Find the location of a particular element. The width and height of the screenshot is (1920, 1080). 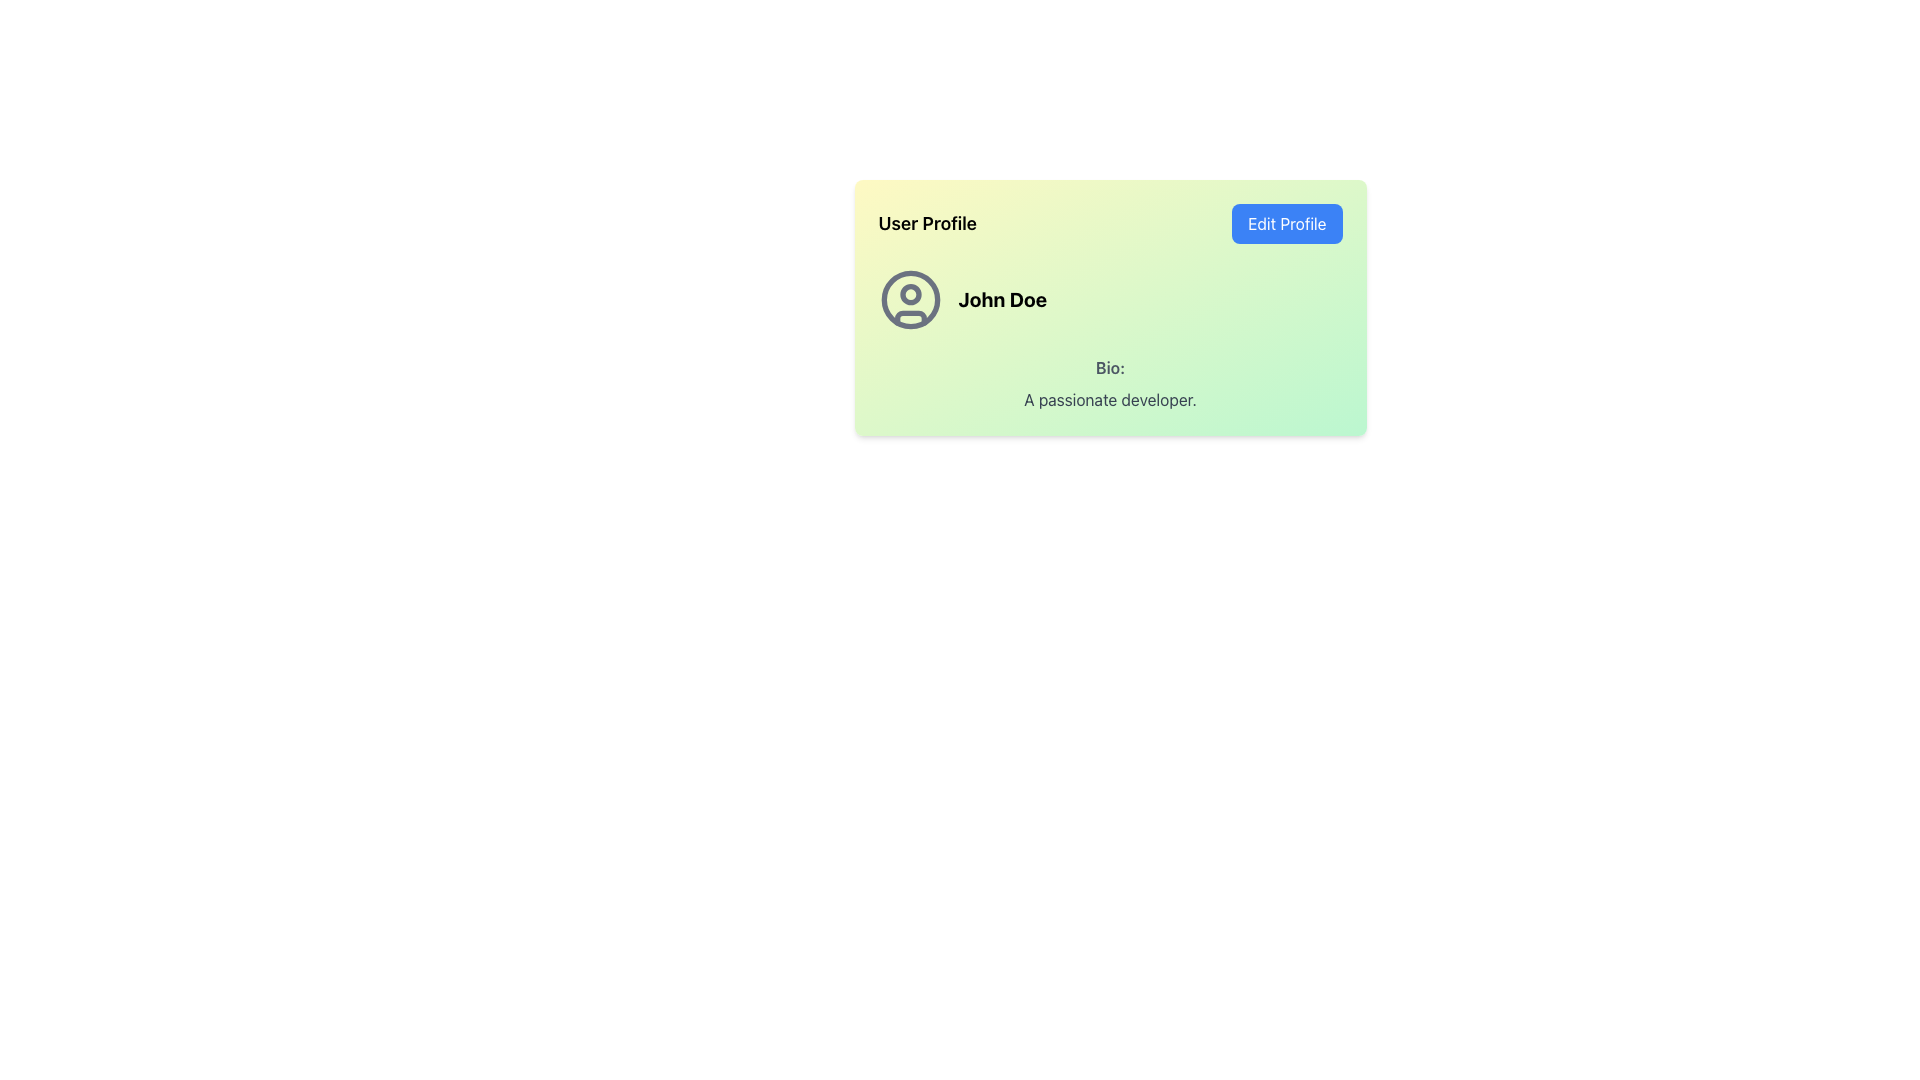

the static text label indicating the user's biography, which is located within the user profile card and positioned above the text 'A passionate developer.' is located at coordinates (1109, 367).